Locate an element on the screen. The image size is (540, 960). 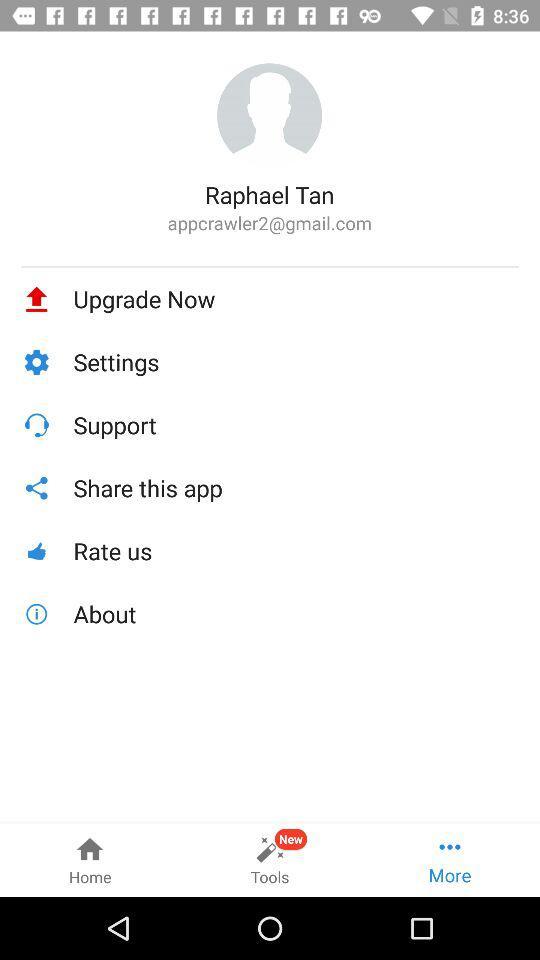
item above share this app item is located at coordinates (295, 425).